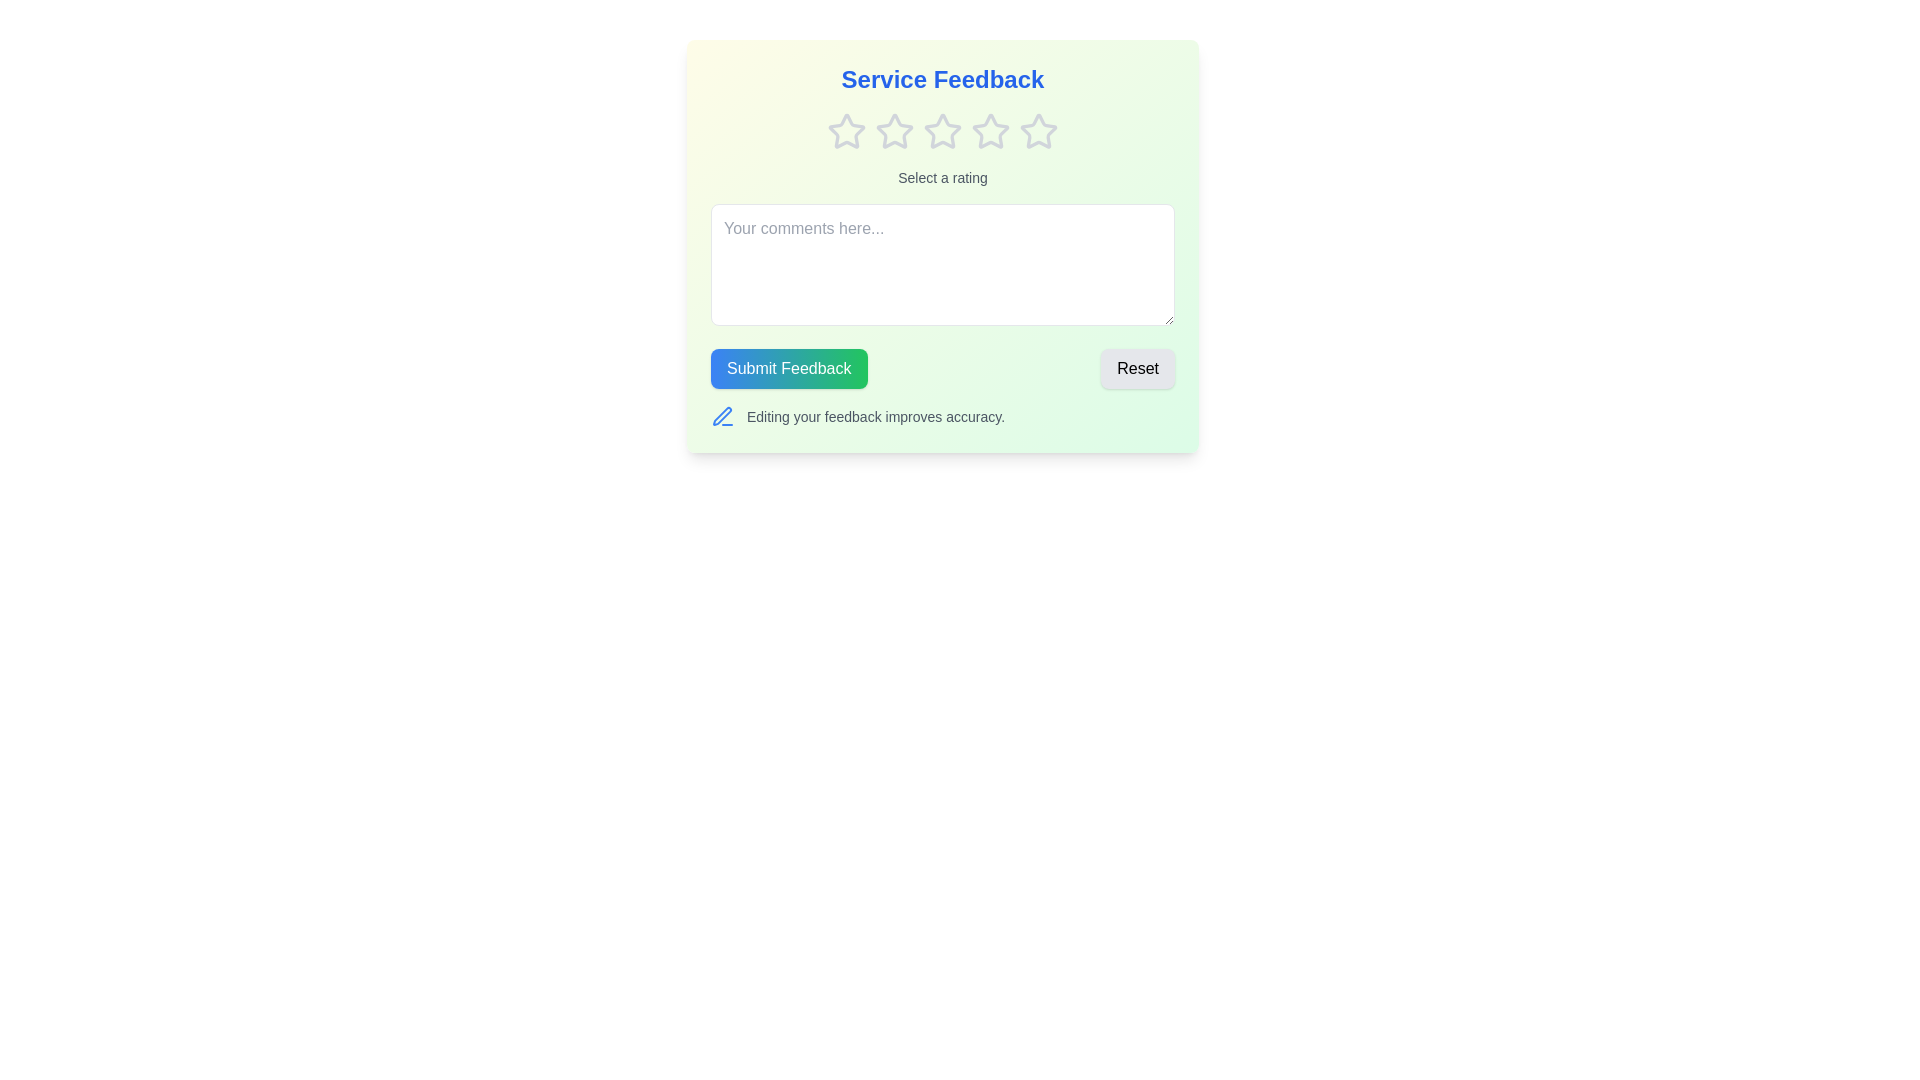 The image size is (1920, 1080). I want to click on the decorative indicator icon located at the bottom left section of the service feedback card interface, which symbolizes an editing action, so click(721, 415).